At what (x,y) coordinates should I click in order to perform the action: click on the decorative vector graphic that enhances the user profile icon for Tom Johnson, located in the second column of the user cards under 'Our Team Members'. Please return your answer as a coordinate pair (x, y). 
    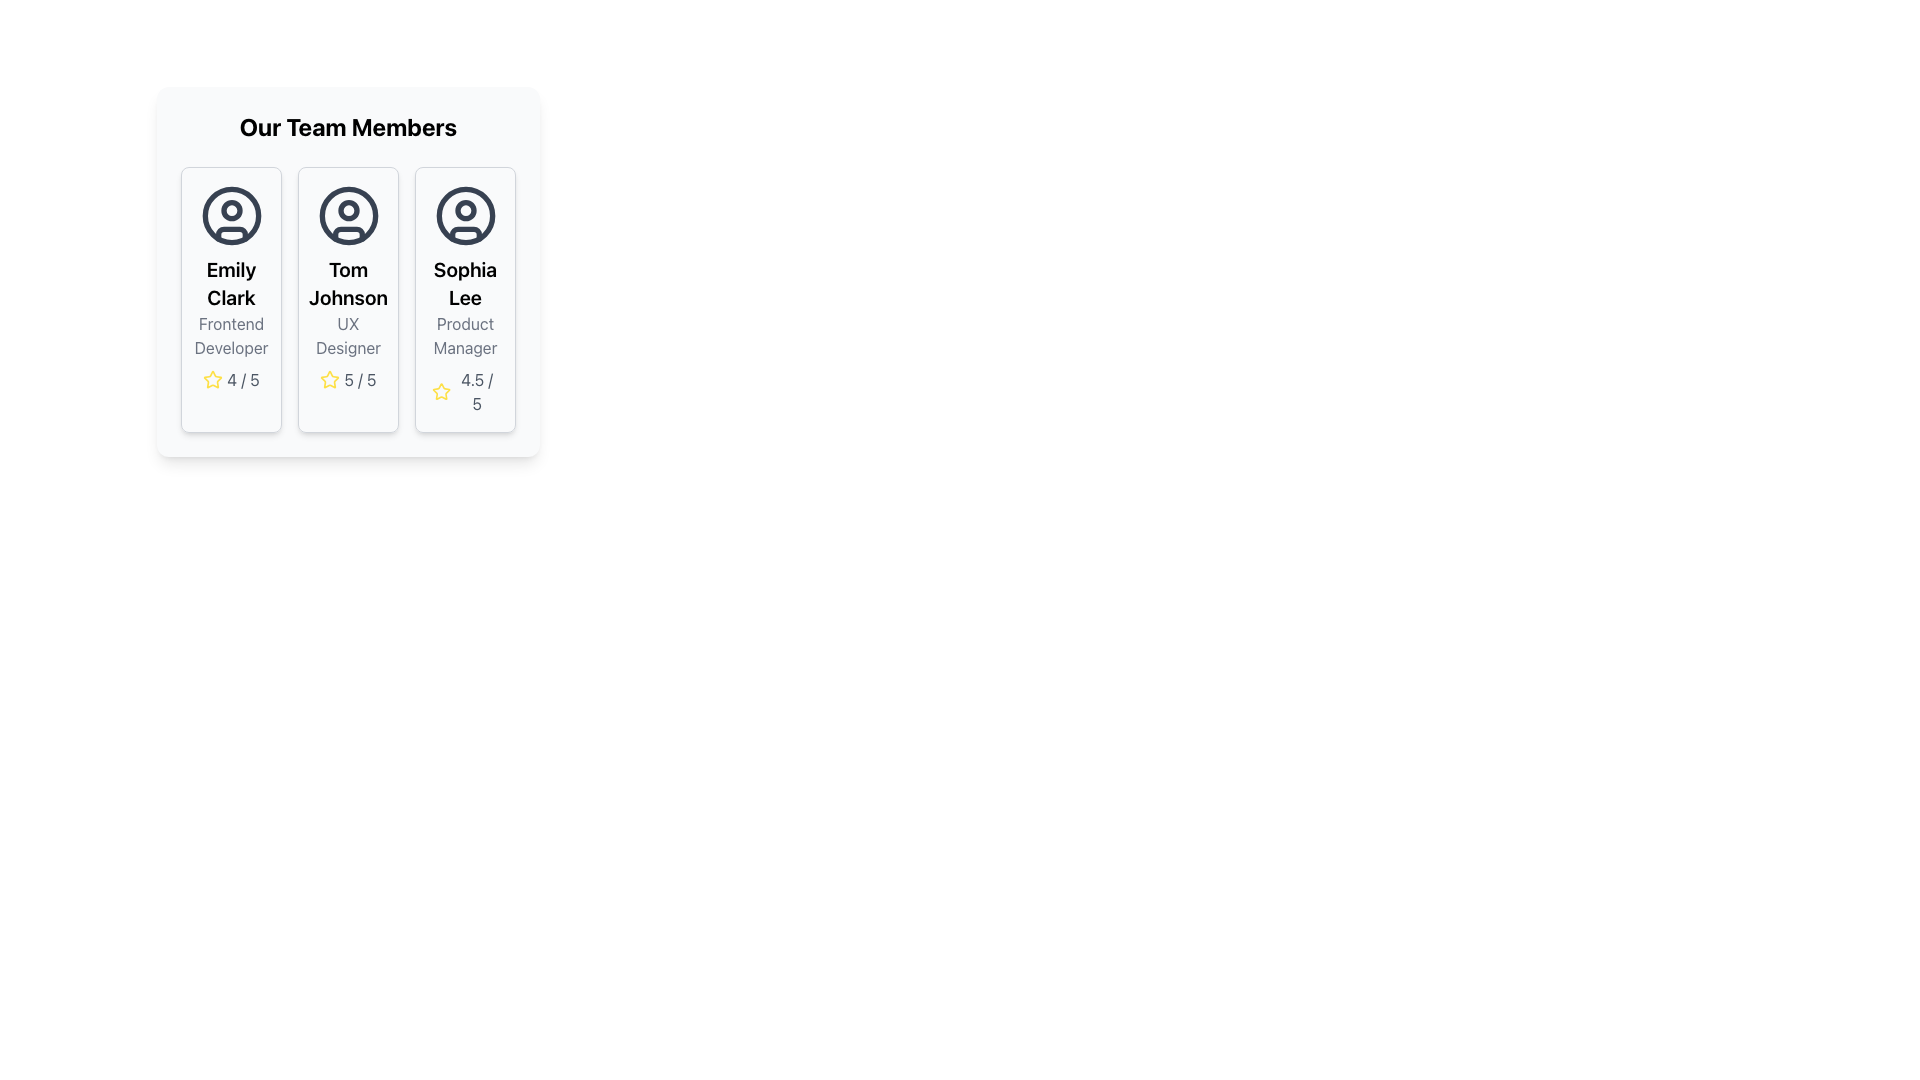
    Looking at the image, I should click on (348, 233).